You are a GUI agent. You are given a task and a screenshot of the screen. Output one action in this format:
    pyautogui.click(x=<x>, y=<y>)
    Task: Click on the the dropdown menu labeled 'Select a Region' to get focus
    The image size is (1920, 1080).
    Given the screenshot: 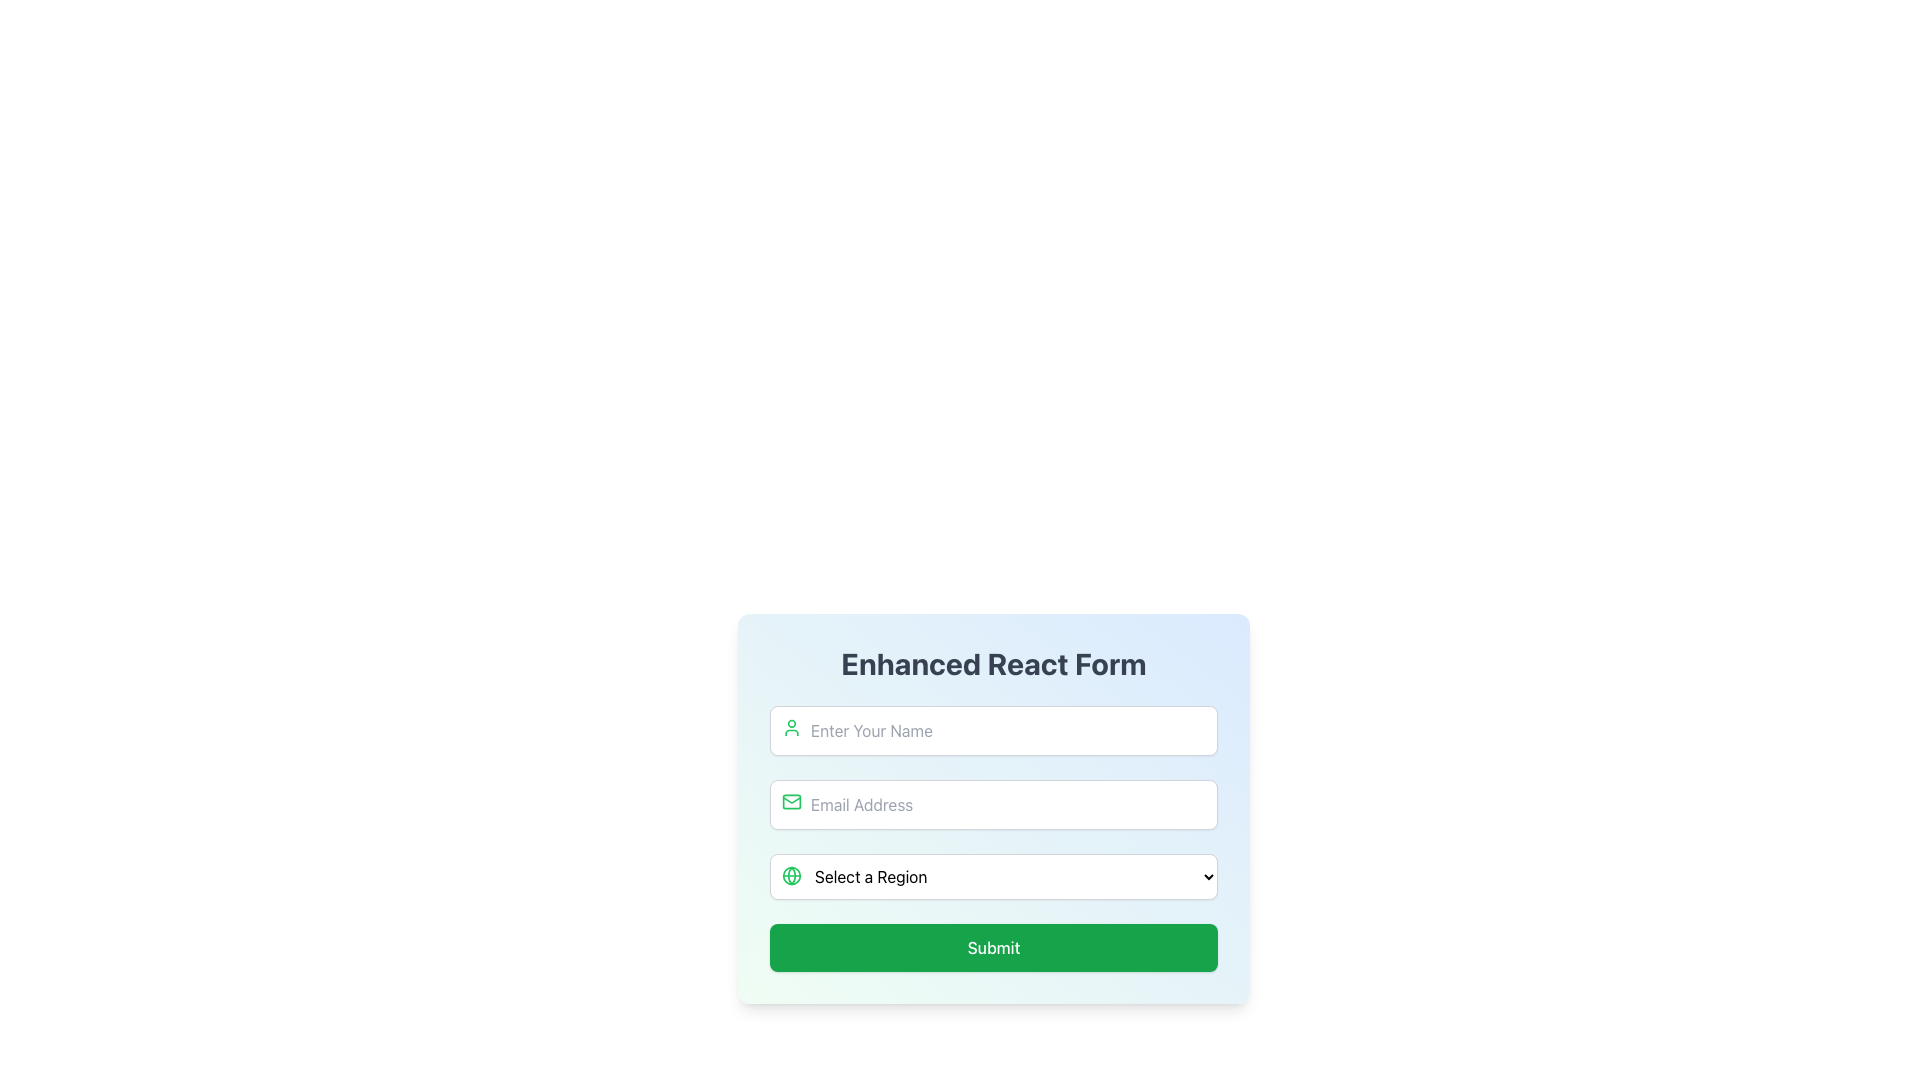 What is the action you would take?
    pyautogui.click(x=993, y=875)
    